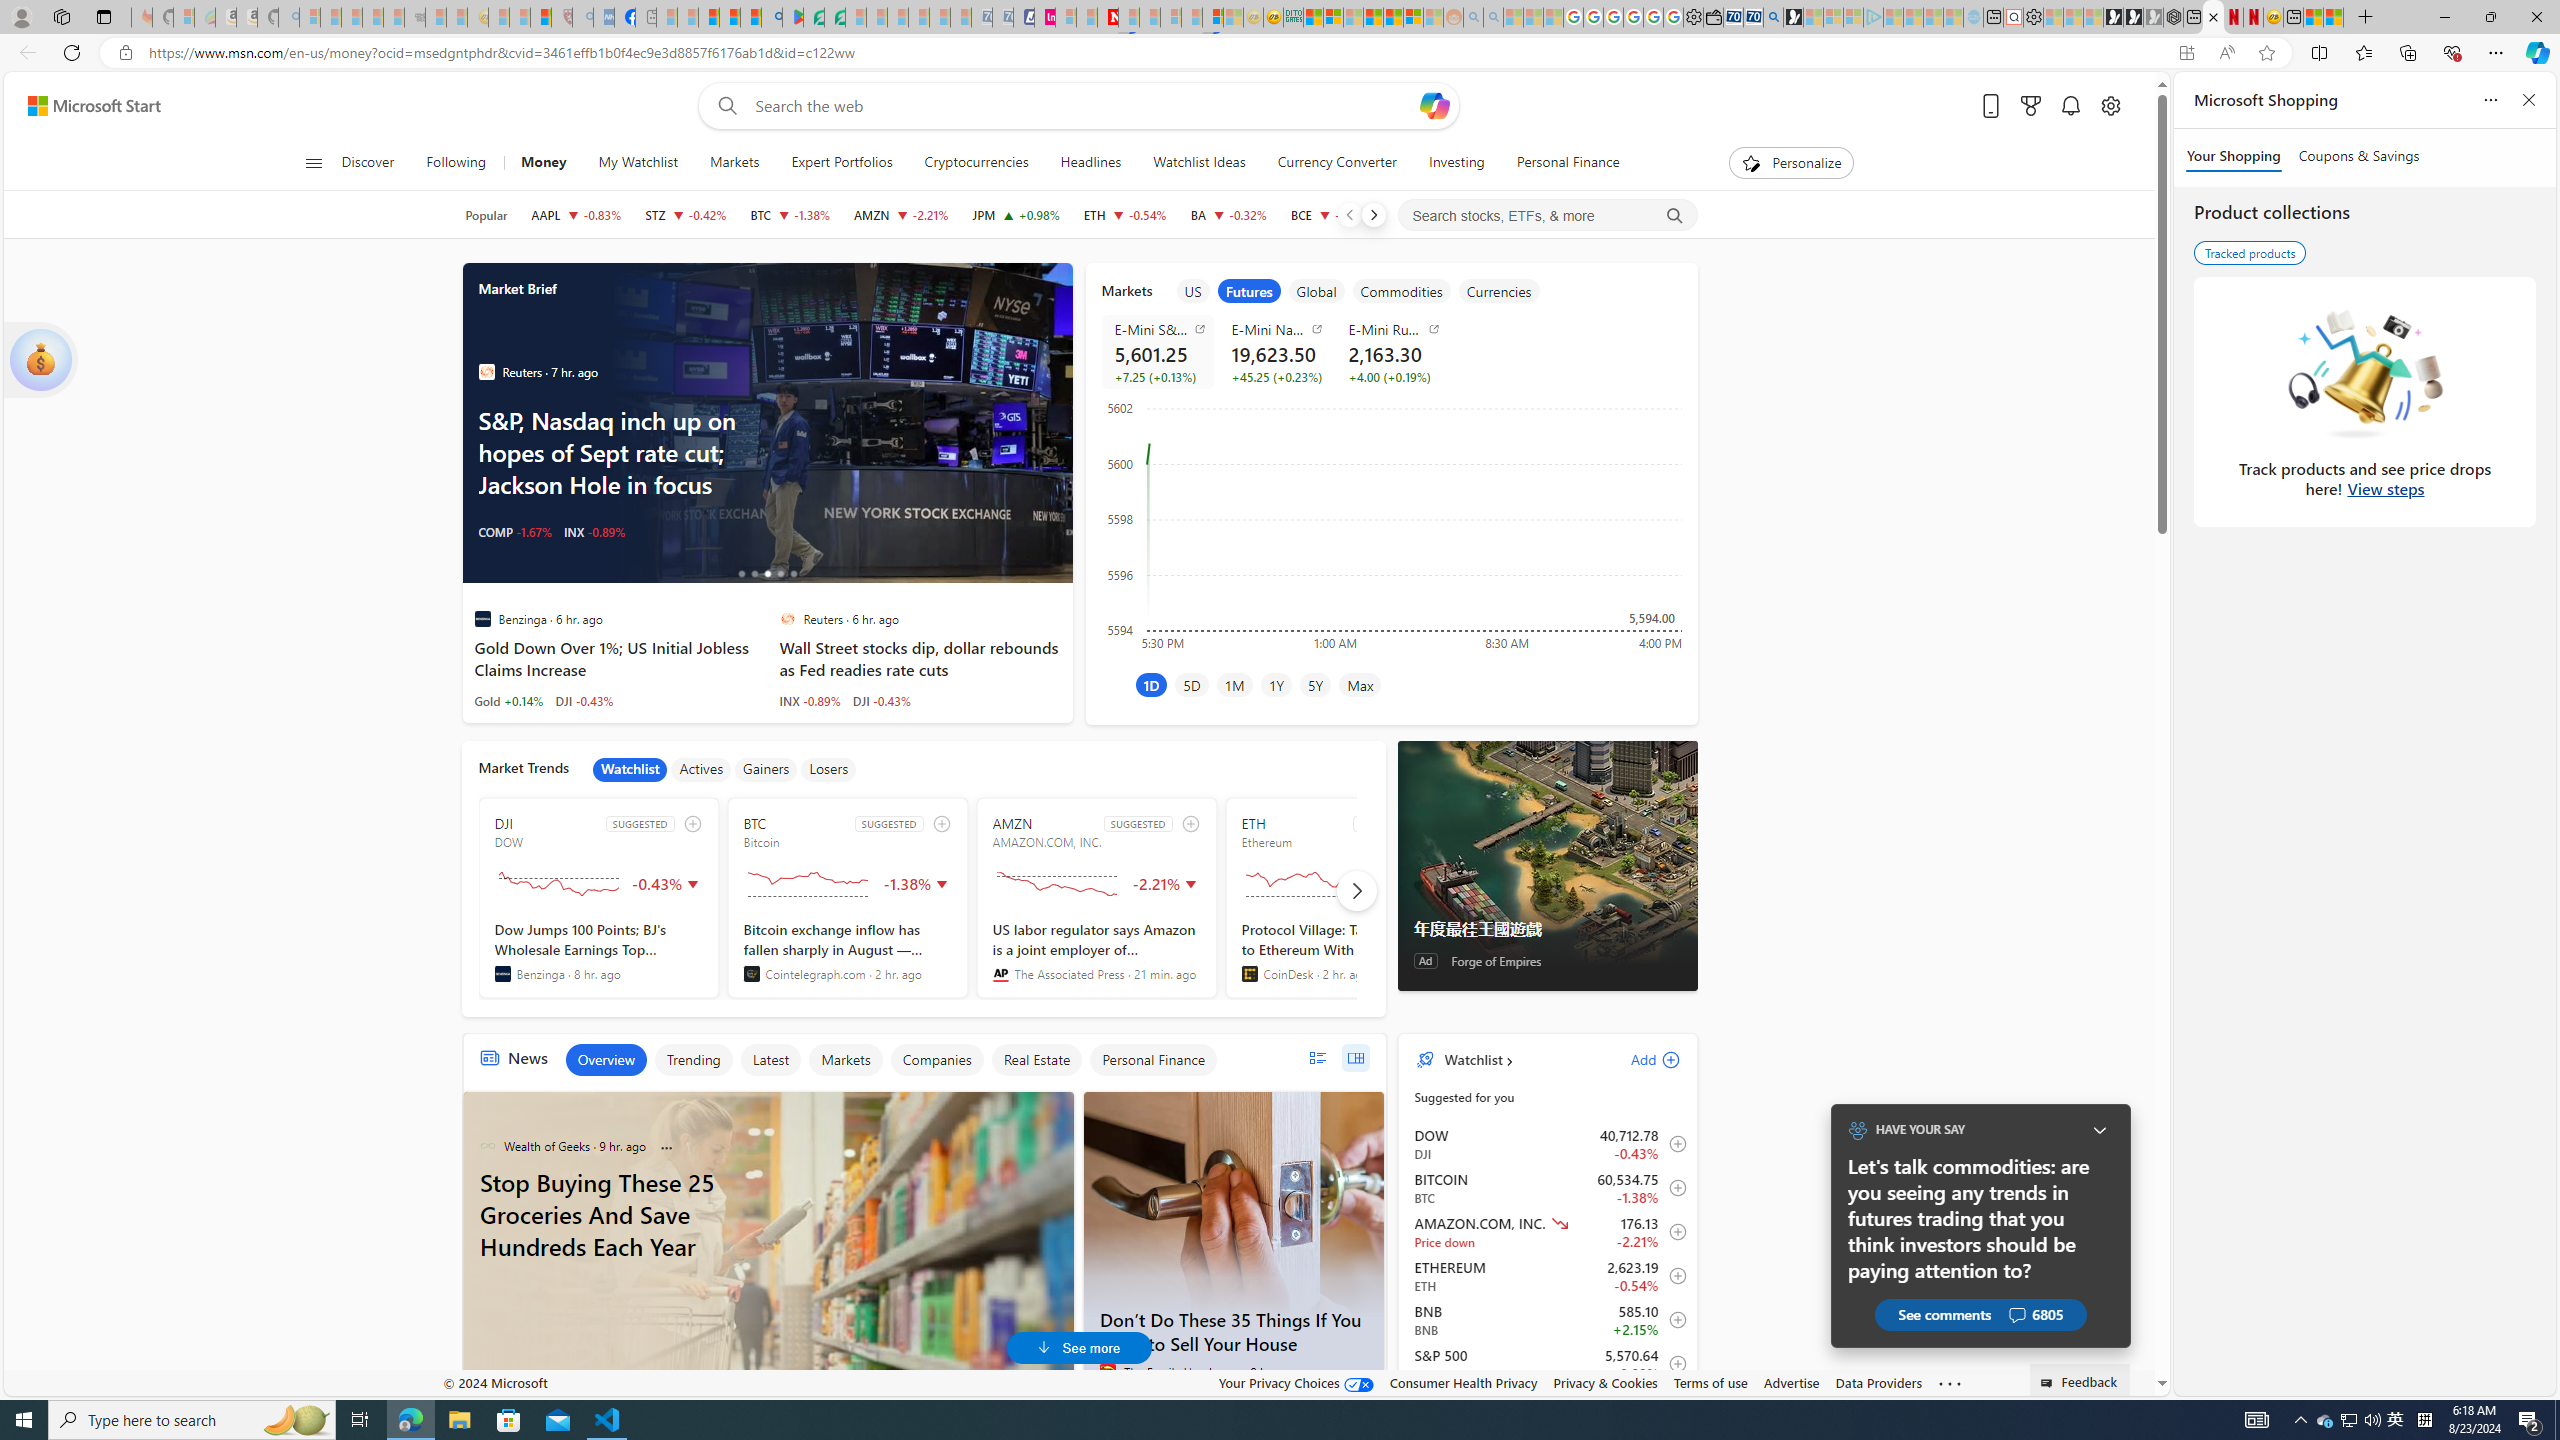 This screenshot has height=1440, width=2560. Describe the element at coordinates (1773, 16) in the screenshot. I see `'Bing Real Estate - Home sales and rental listings'` at that location.